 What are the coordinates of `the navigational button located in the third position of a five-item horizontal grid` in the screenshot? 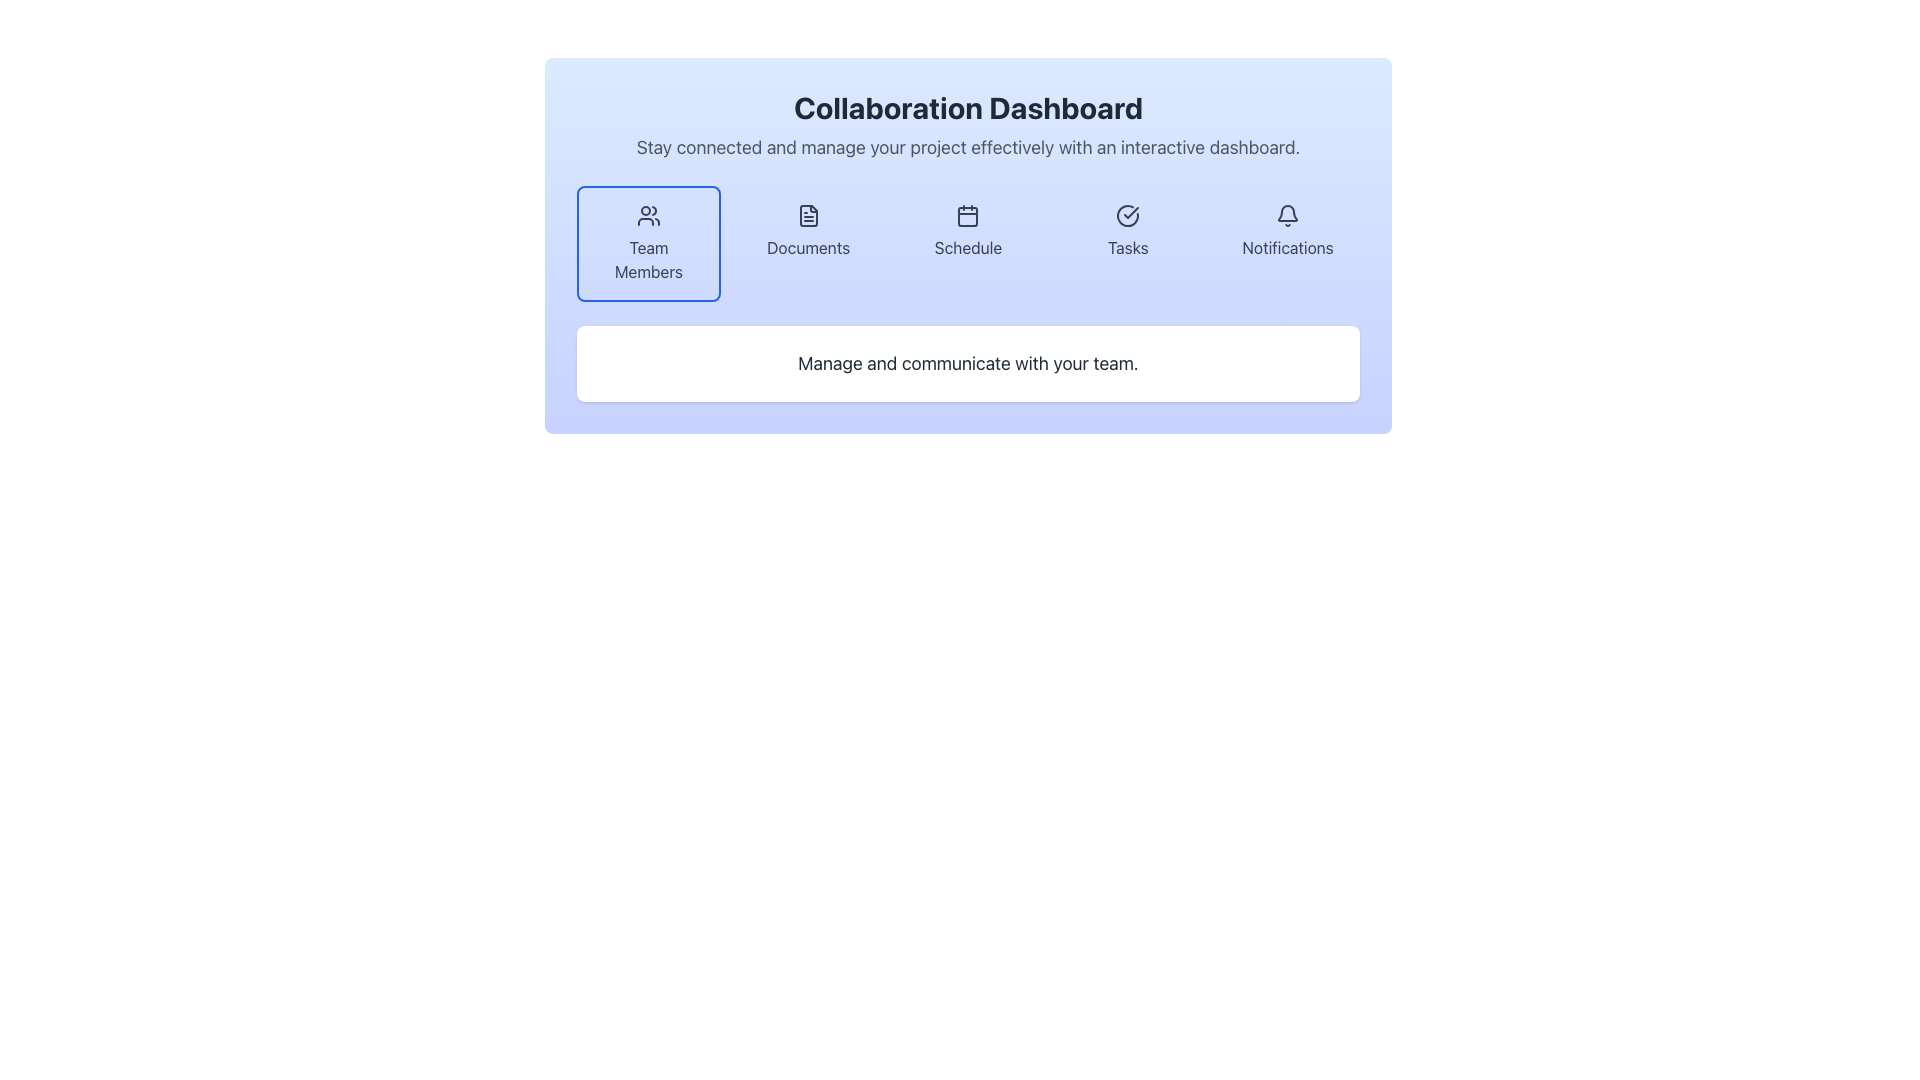 It's located at (968, 242).